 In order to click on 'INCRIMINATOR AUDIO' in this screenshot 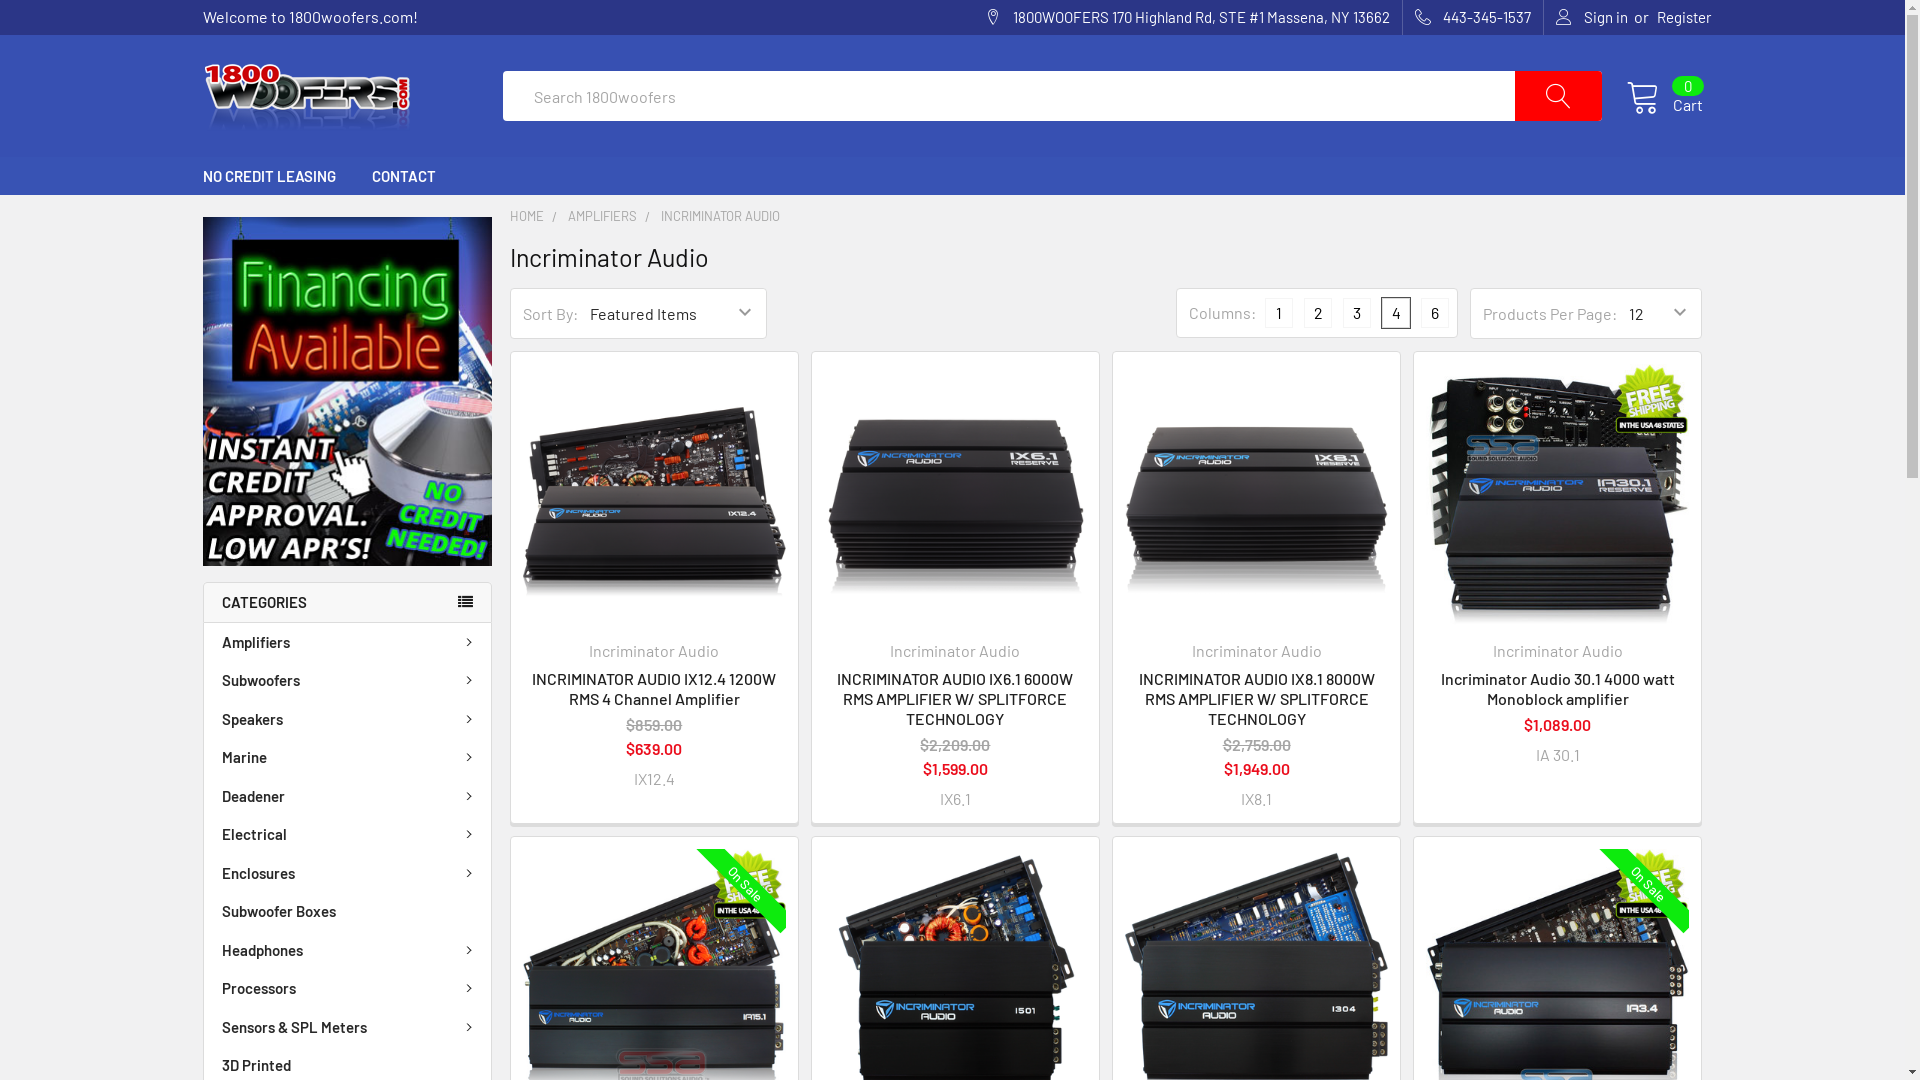, I will do `click(720, 216)`.